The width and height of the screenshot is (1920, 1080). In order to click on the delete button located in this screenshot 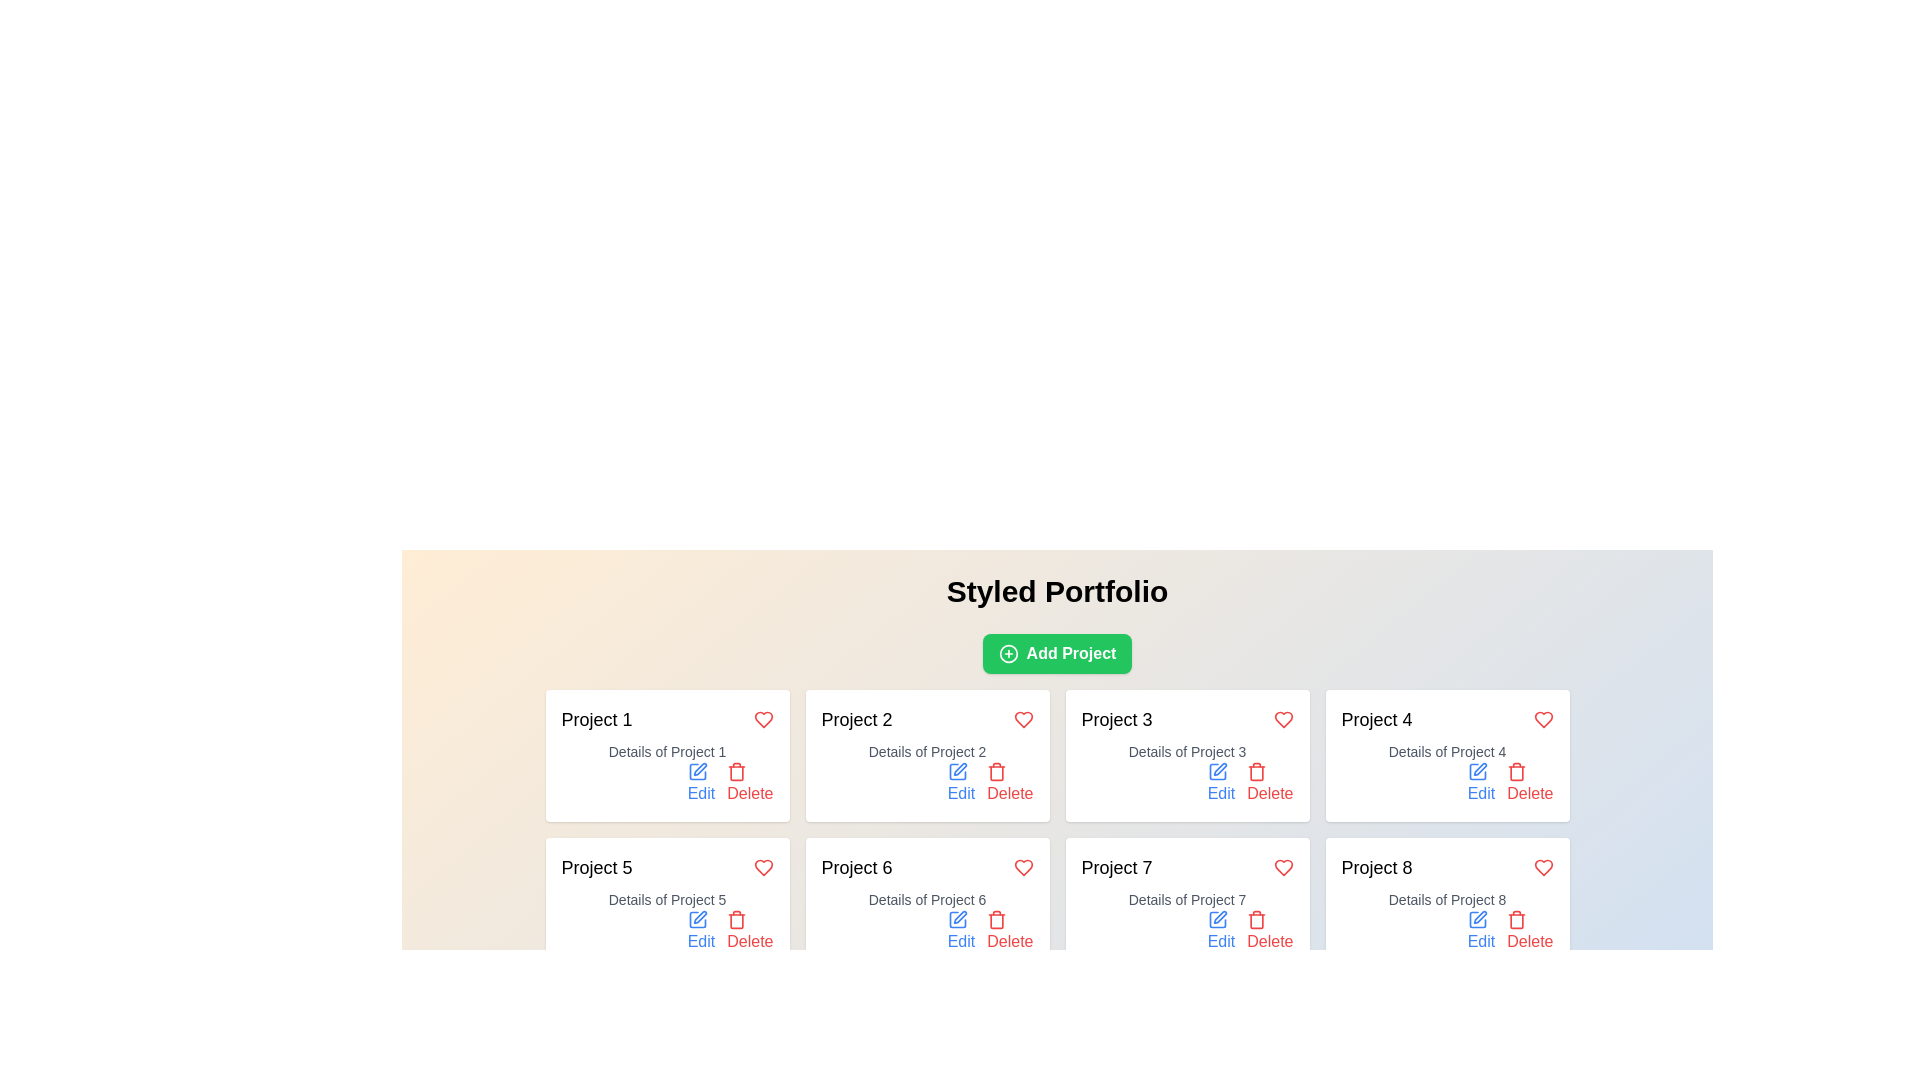, I will do `click(1010, 932)`.